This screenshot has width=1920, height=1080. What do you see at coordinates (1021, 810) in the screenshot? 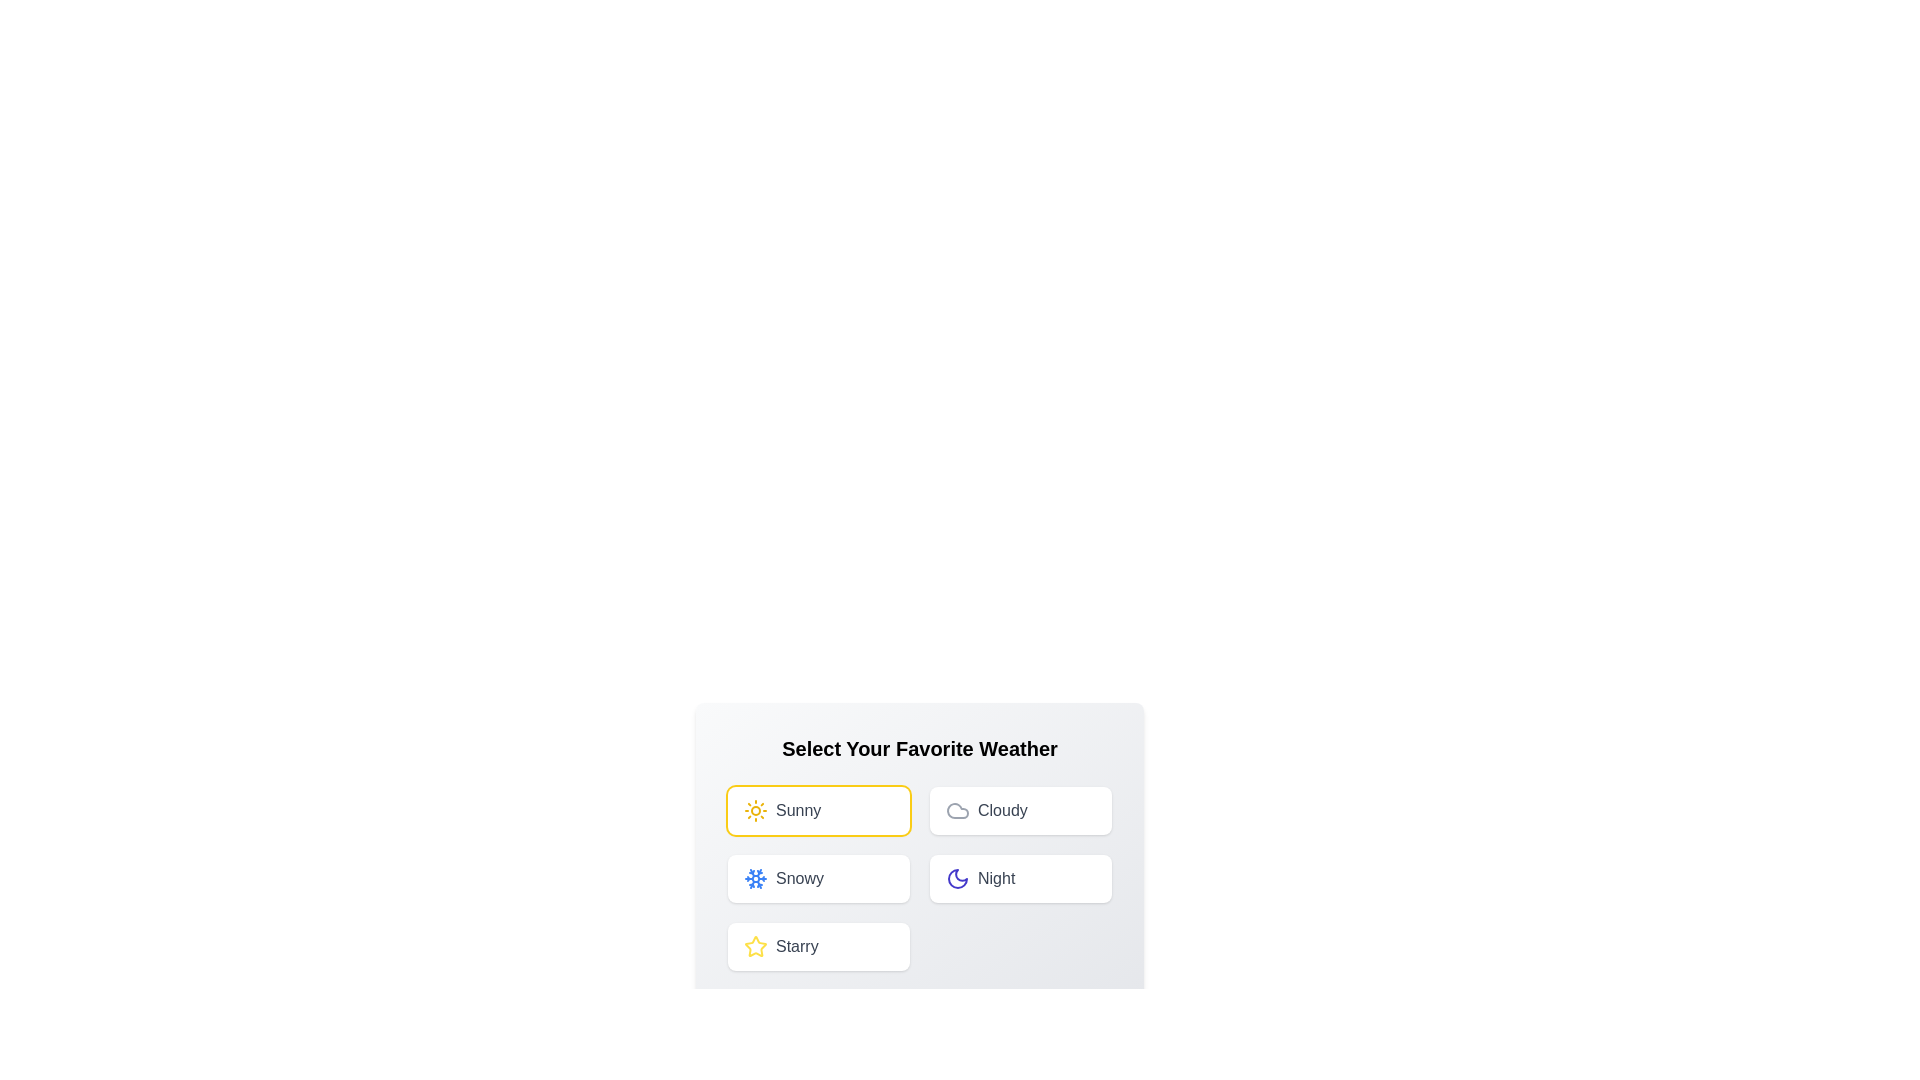
I see `the 'Cloudy' weather selection button, which is the second button in the first row of a grid layout containing five weather-related buttons, to trigger a hover effect` at bounding box center [1021, 810].